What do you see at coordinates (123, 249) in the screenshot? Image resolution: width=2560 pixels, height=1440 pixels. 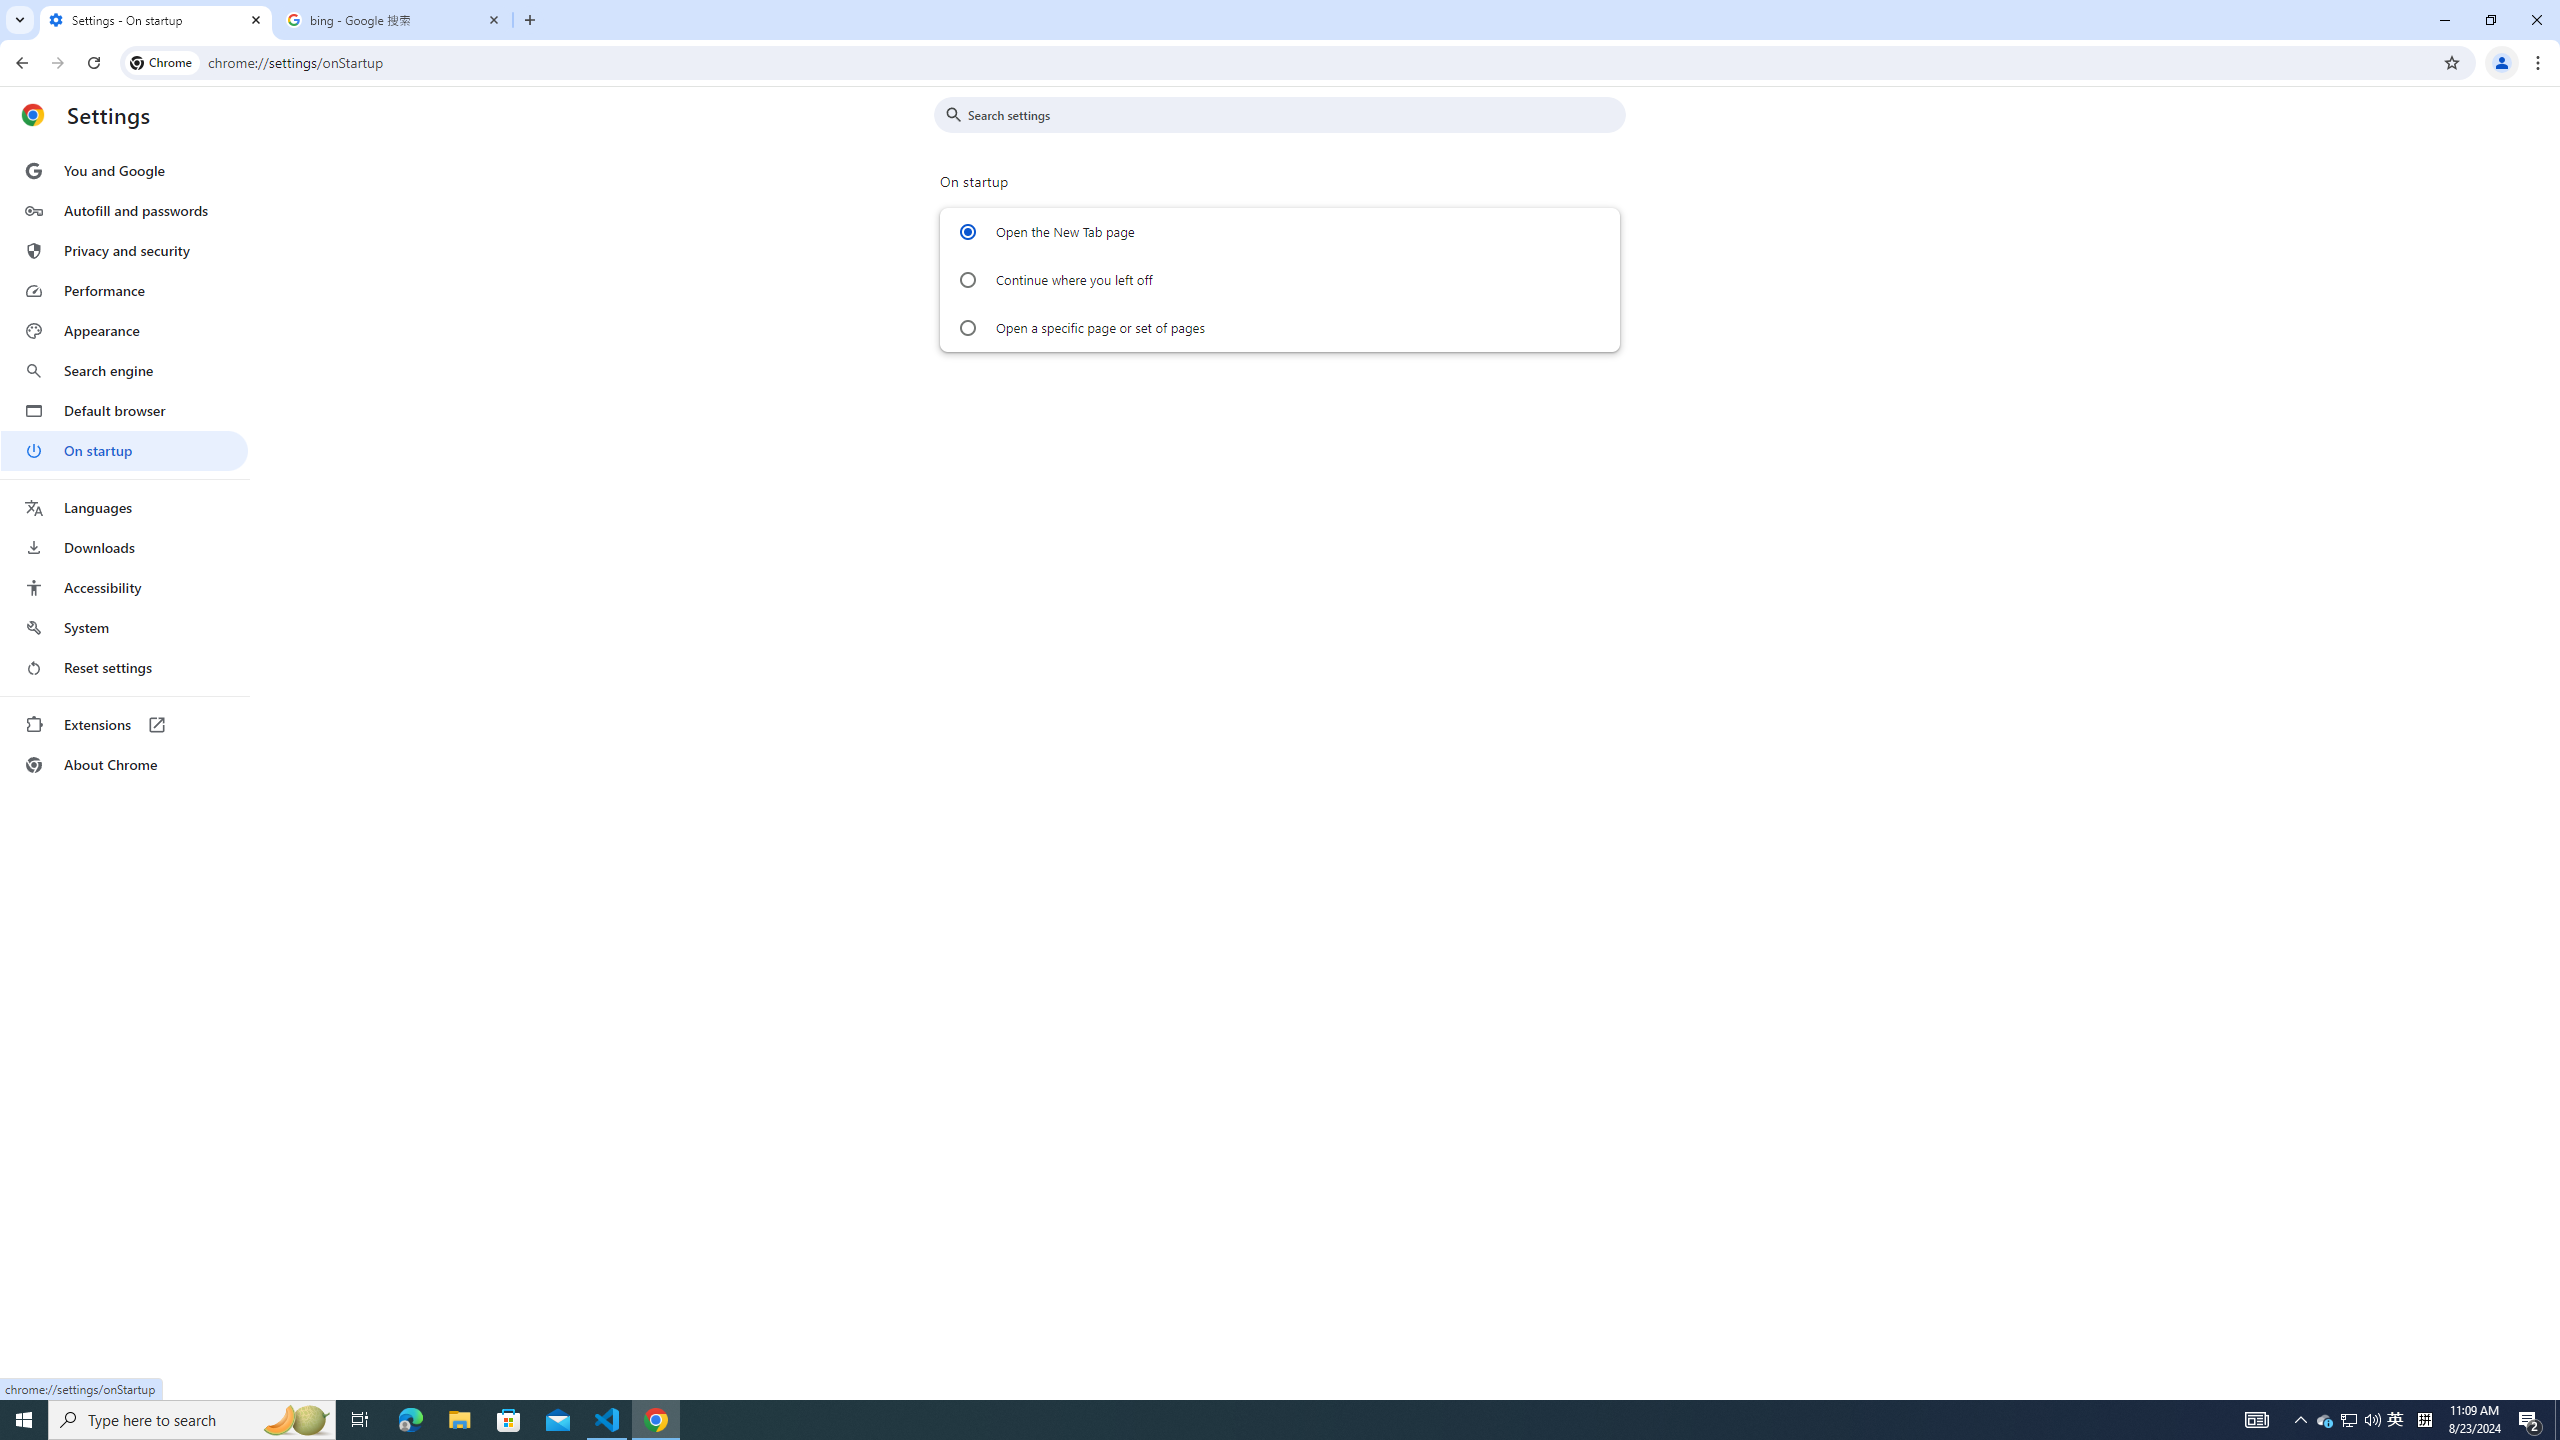 I see `'Privacy and security'` at bounding box center [123, 249].